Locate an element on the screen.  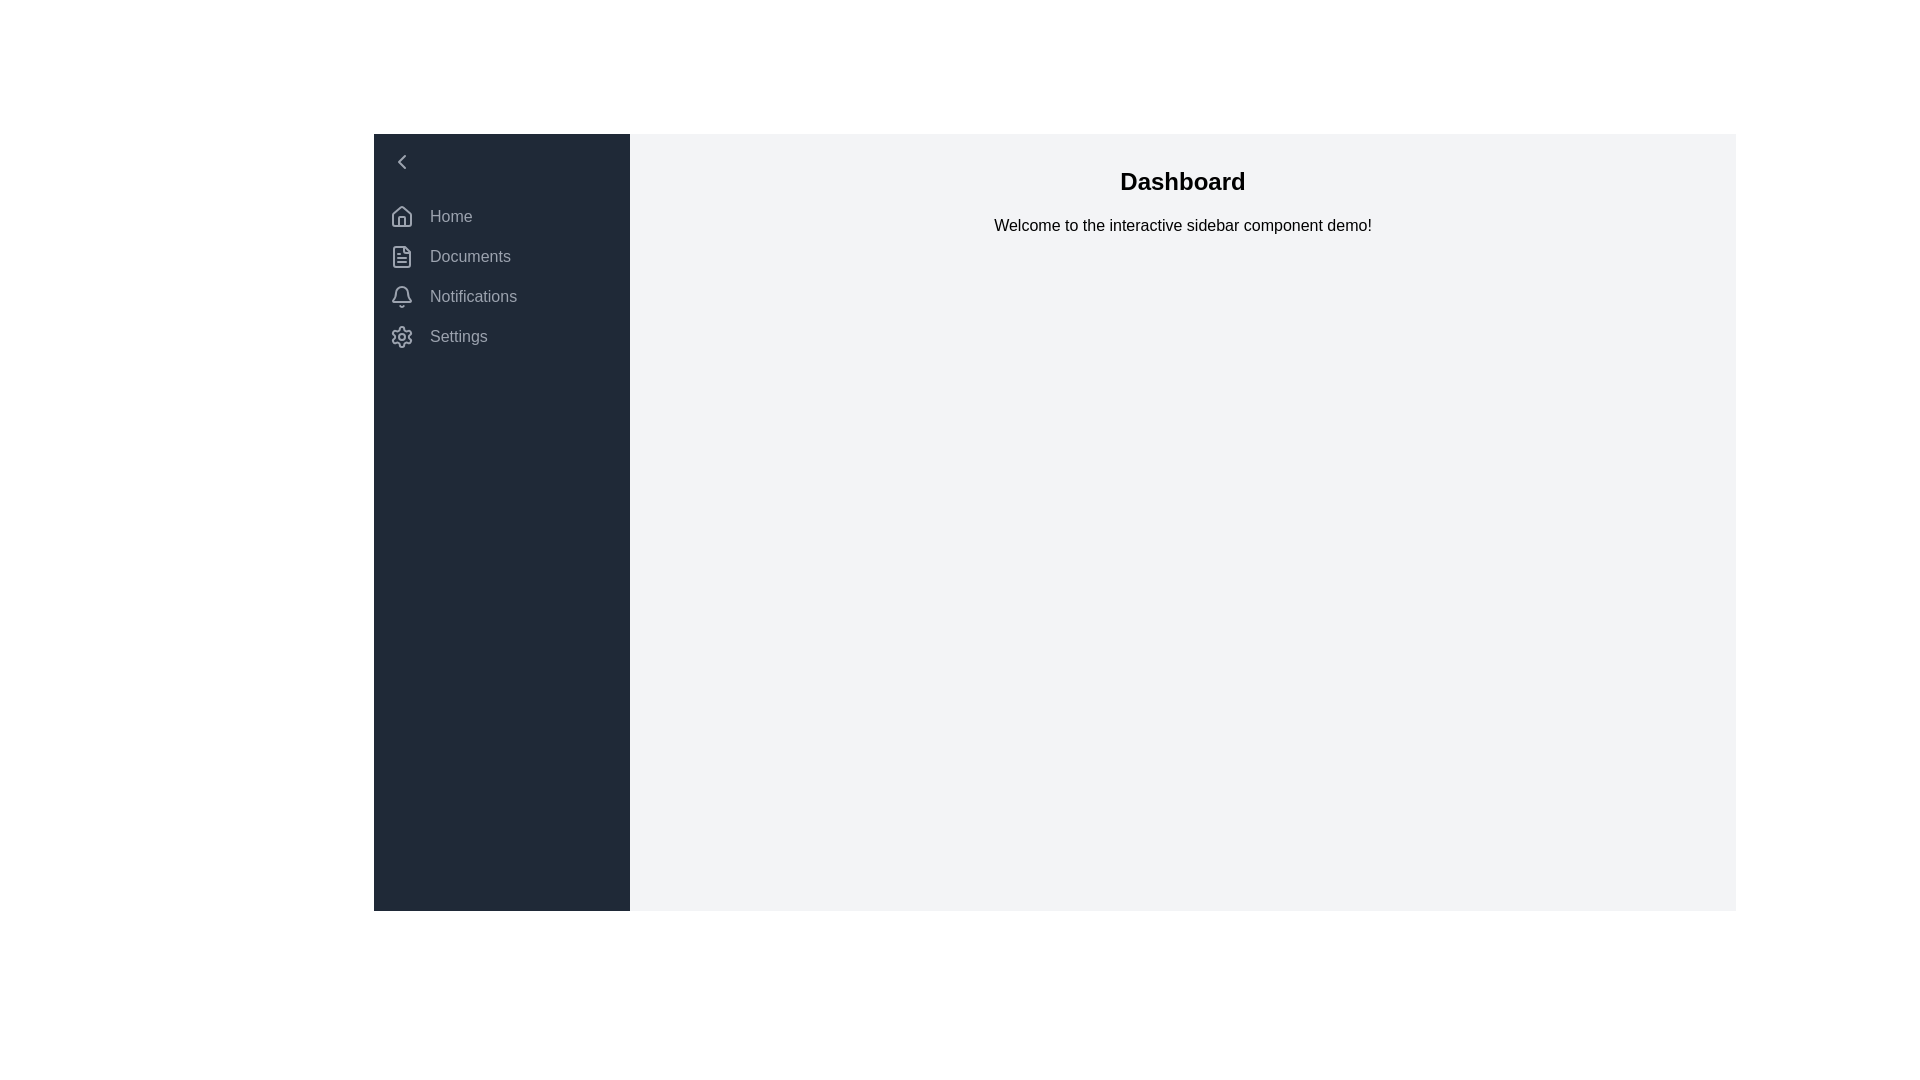
the navigation item Home in the sidebar is located at coordinates (502, 216).